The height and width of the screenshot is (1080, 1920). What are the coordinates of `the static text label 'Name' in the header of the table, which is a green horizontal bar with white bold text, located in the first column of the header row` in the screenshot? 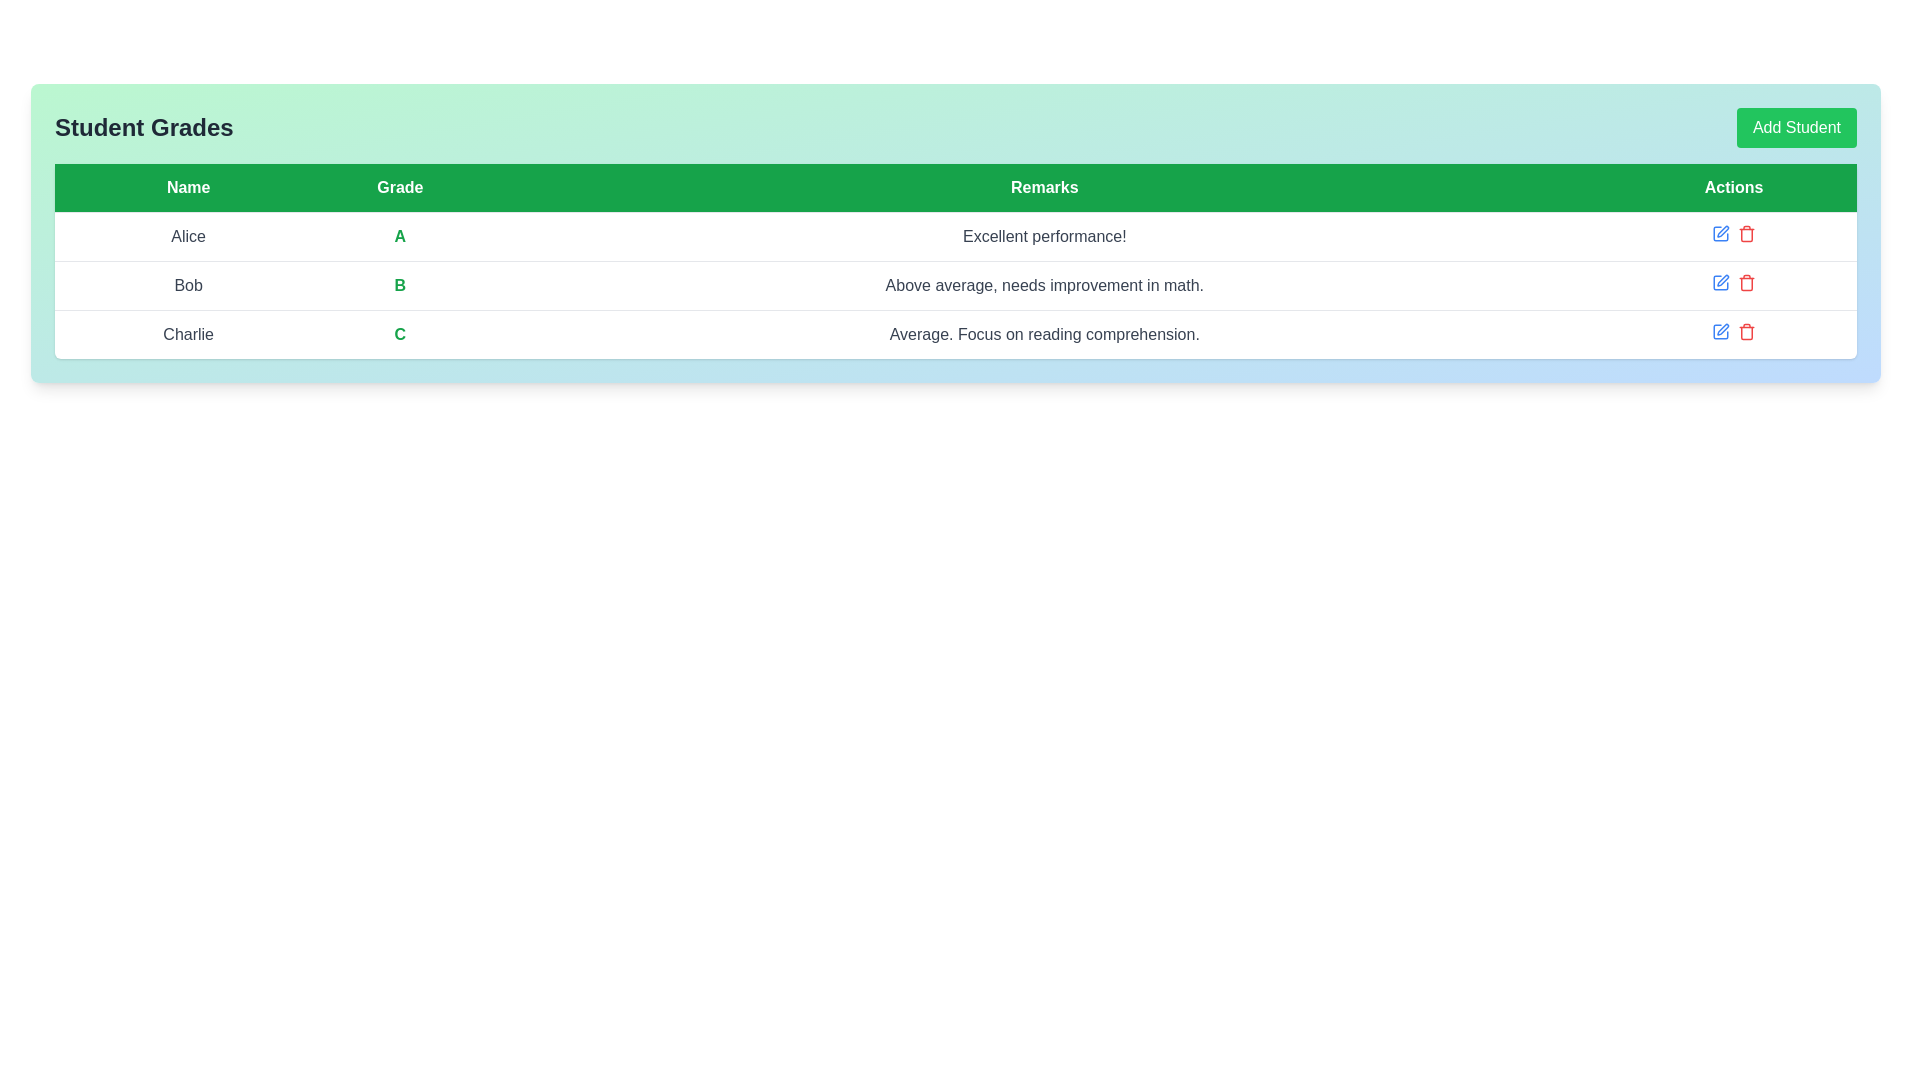 It's located at (188, 188).